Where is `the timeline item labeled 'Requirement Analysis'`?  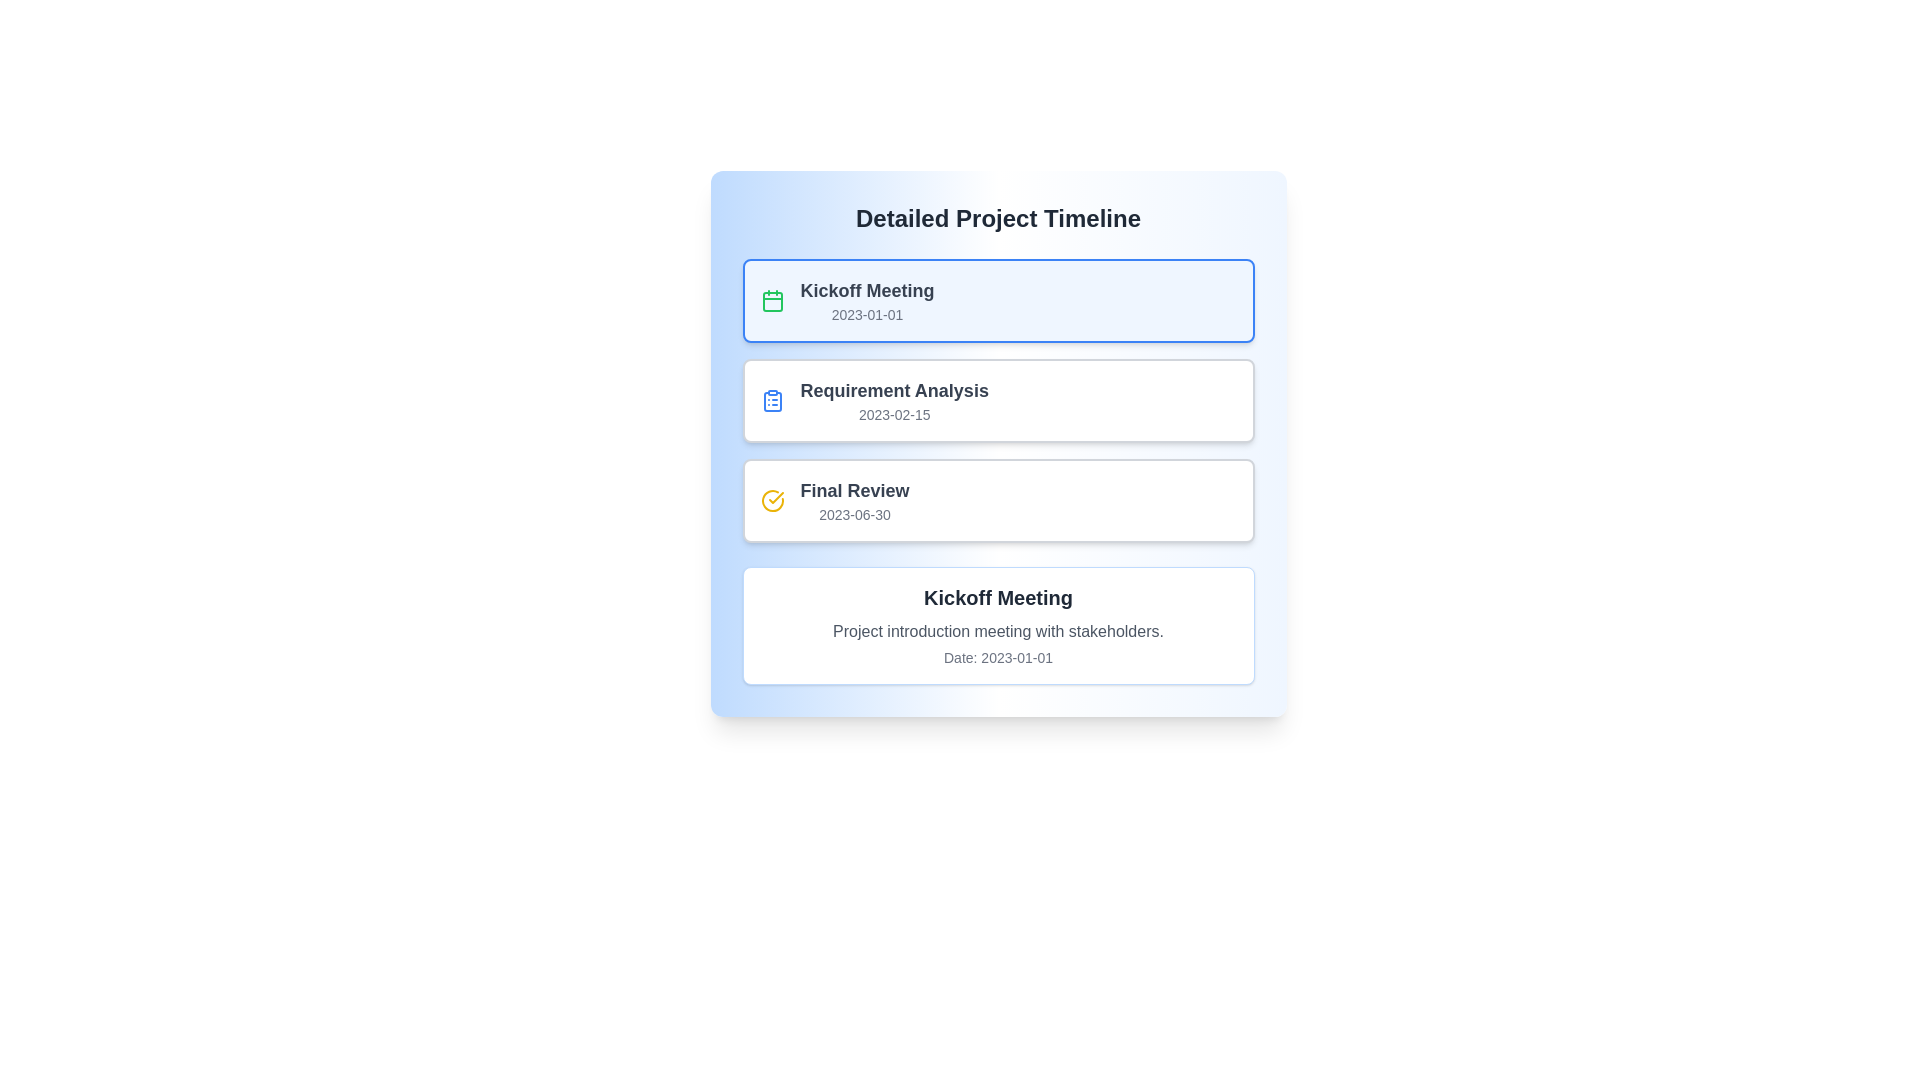
the timeline item labeled 'Requirement Analysis' is located at coordinates (998, 401).